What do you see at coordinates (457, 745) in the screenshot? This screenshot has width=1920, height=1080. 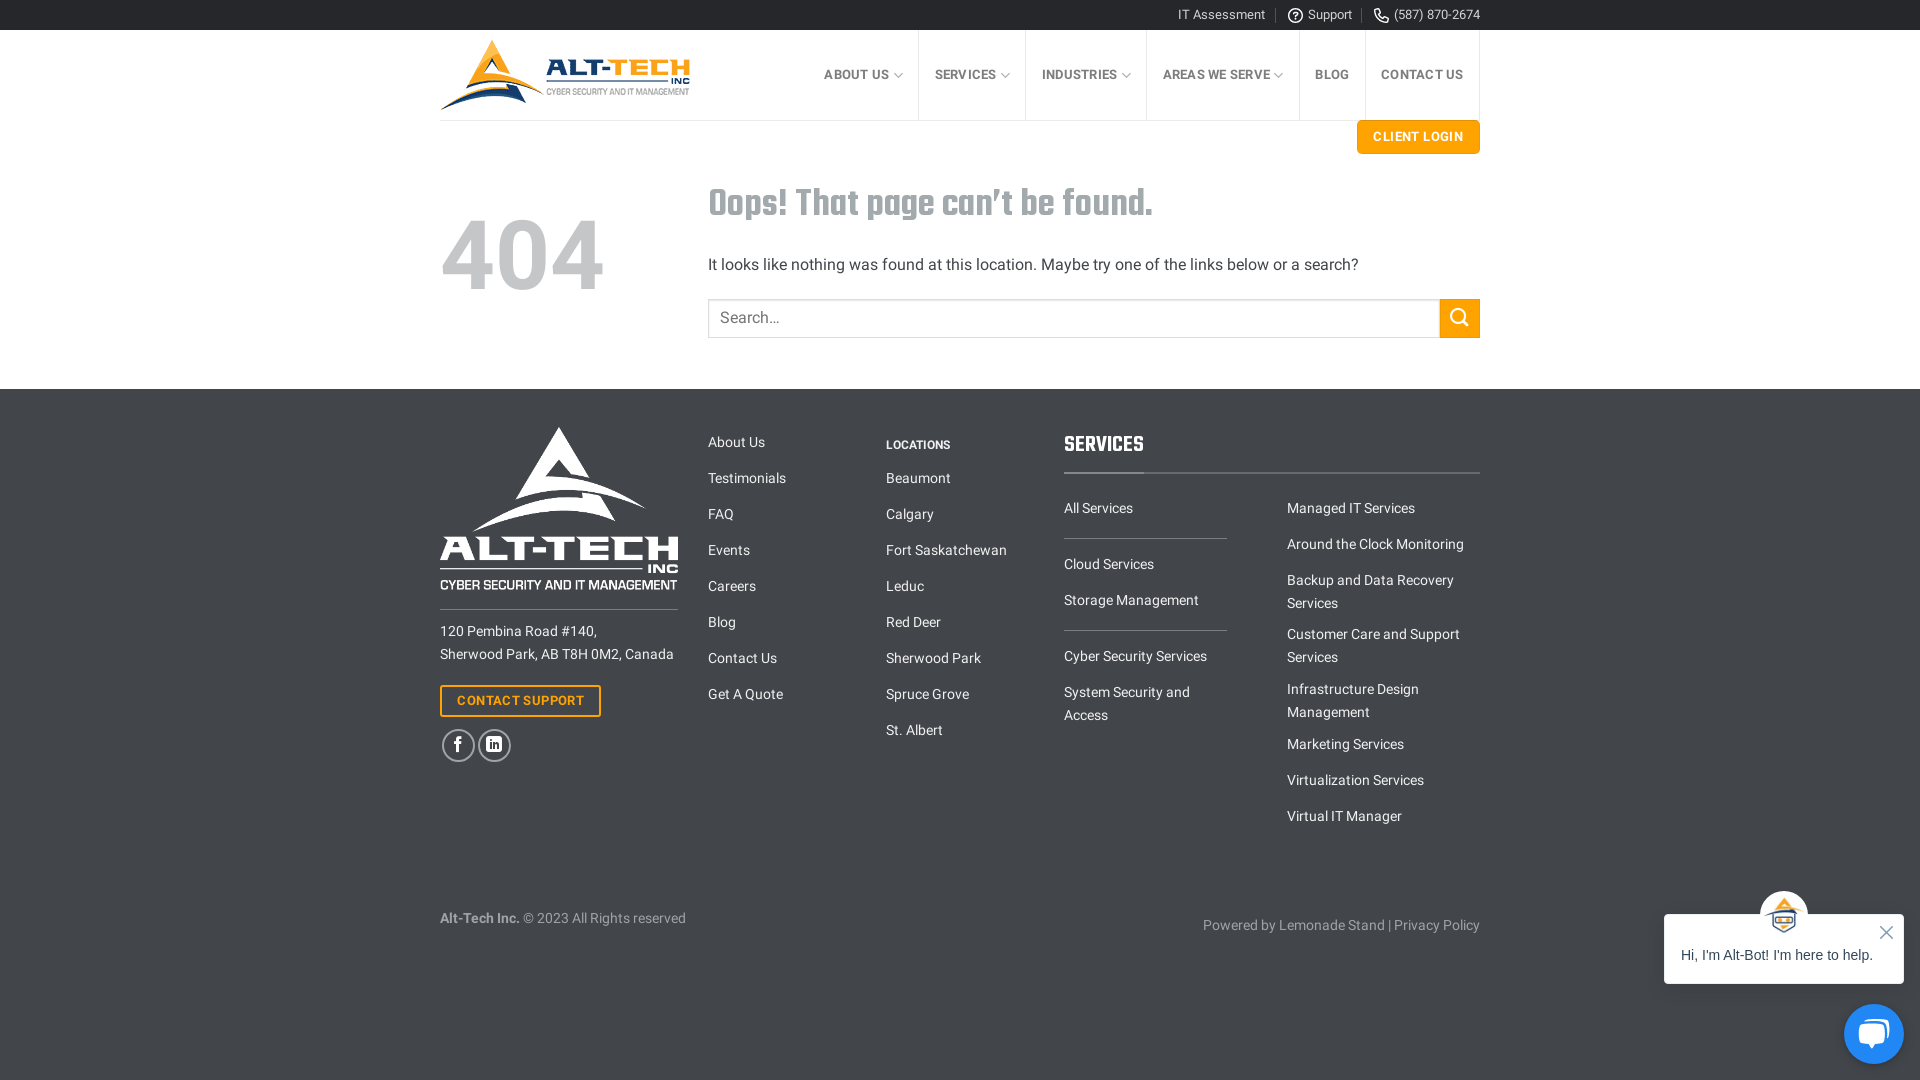 I see `'Follow on Facebook'` at bounding box center [457, 745].